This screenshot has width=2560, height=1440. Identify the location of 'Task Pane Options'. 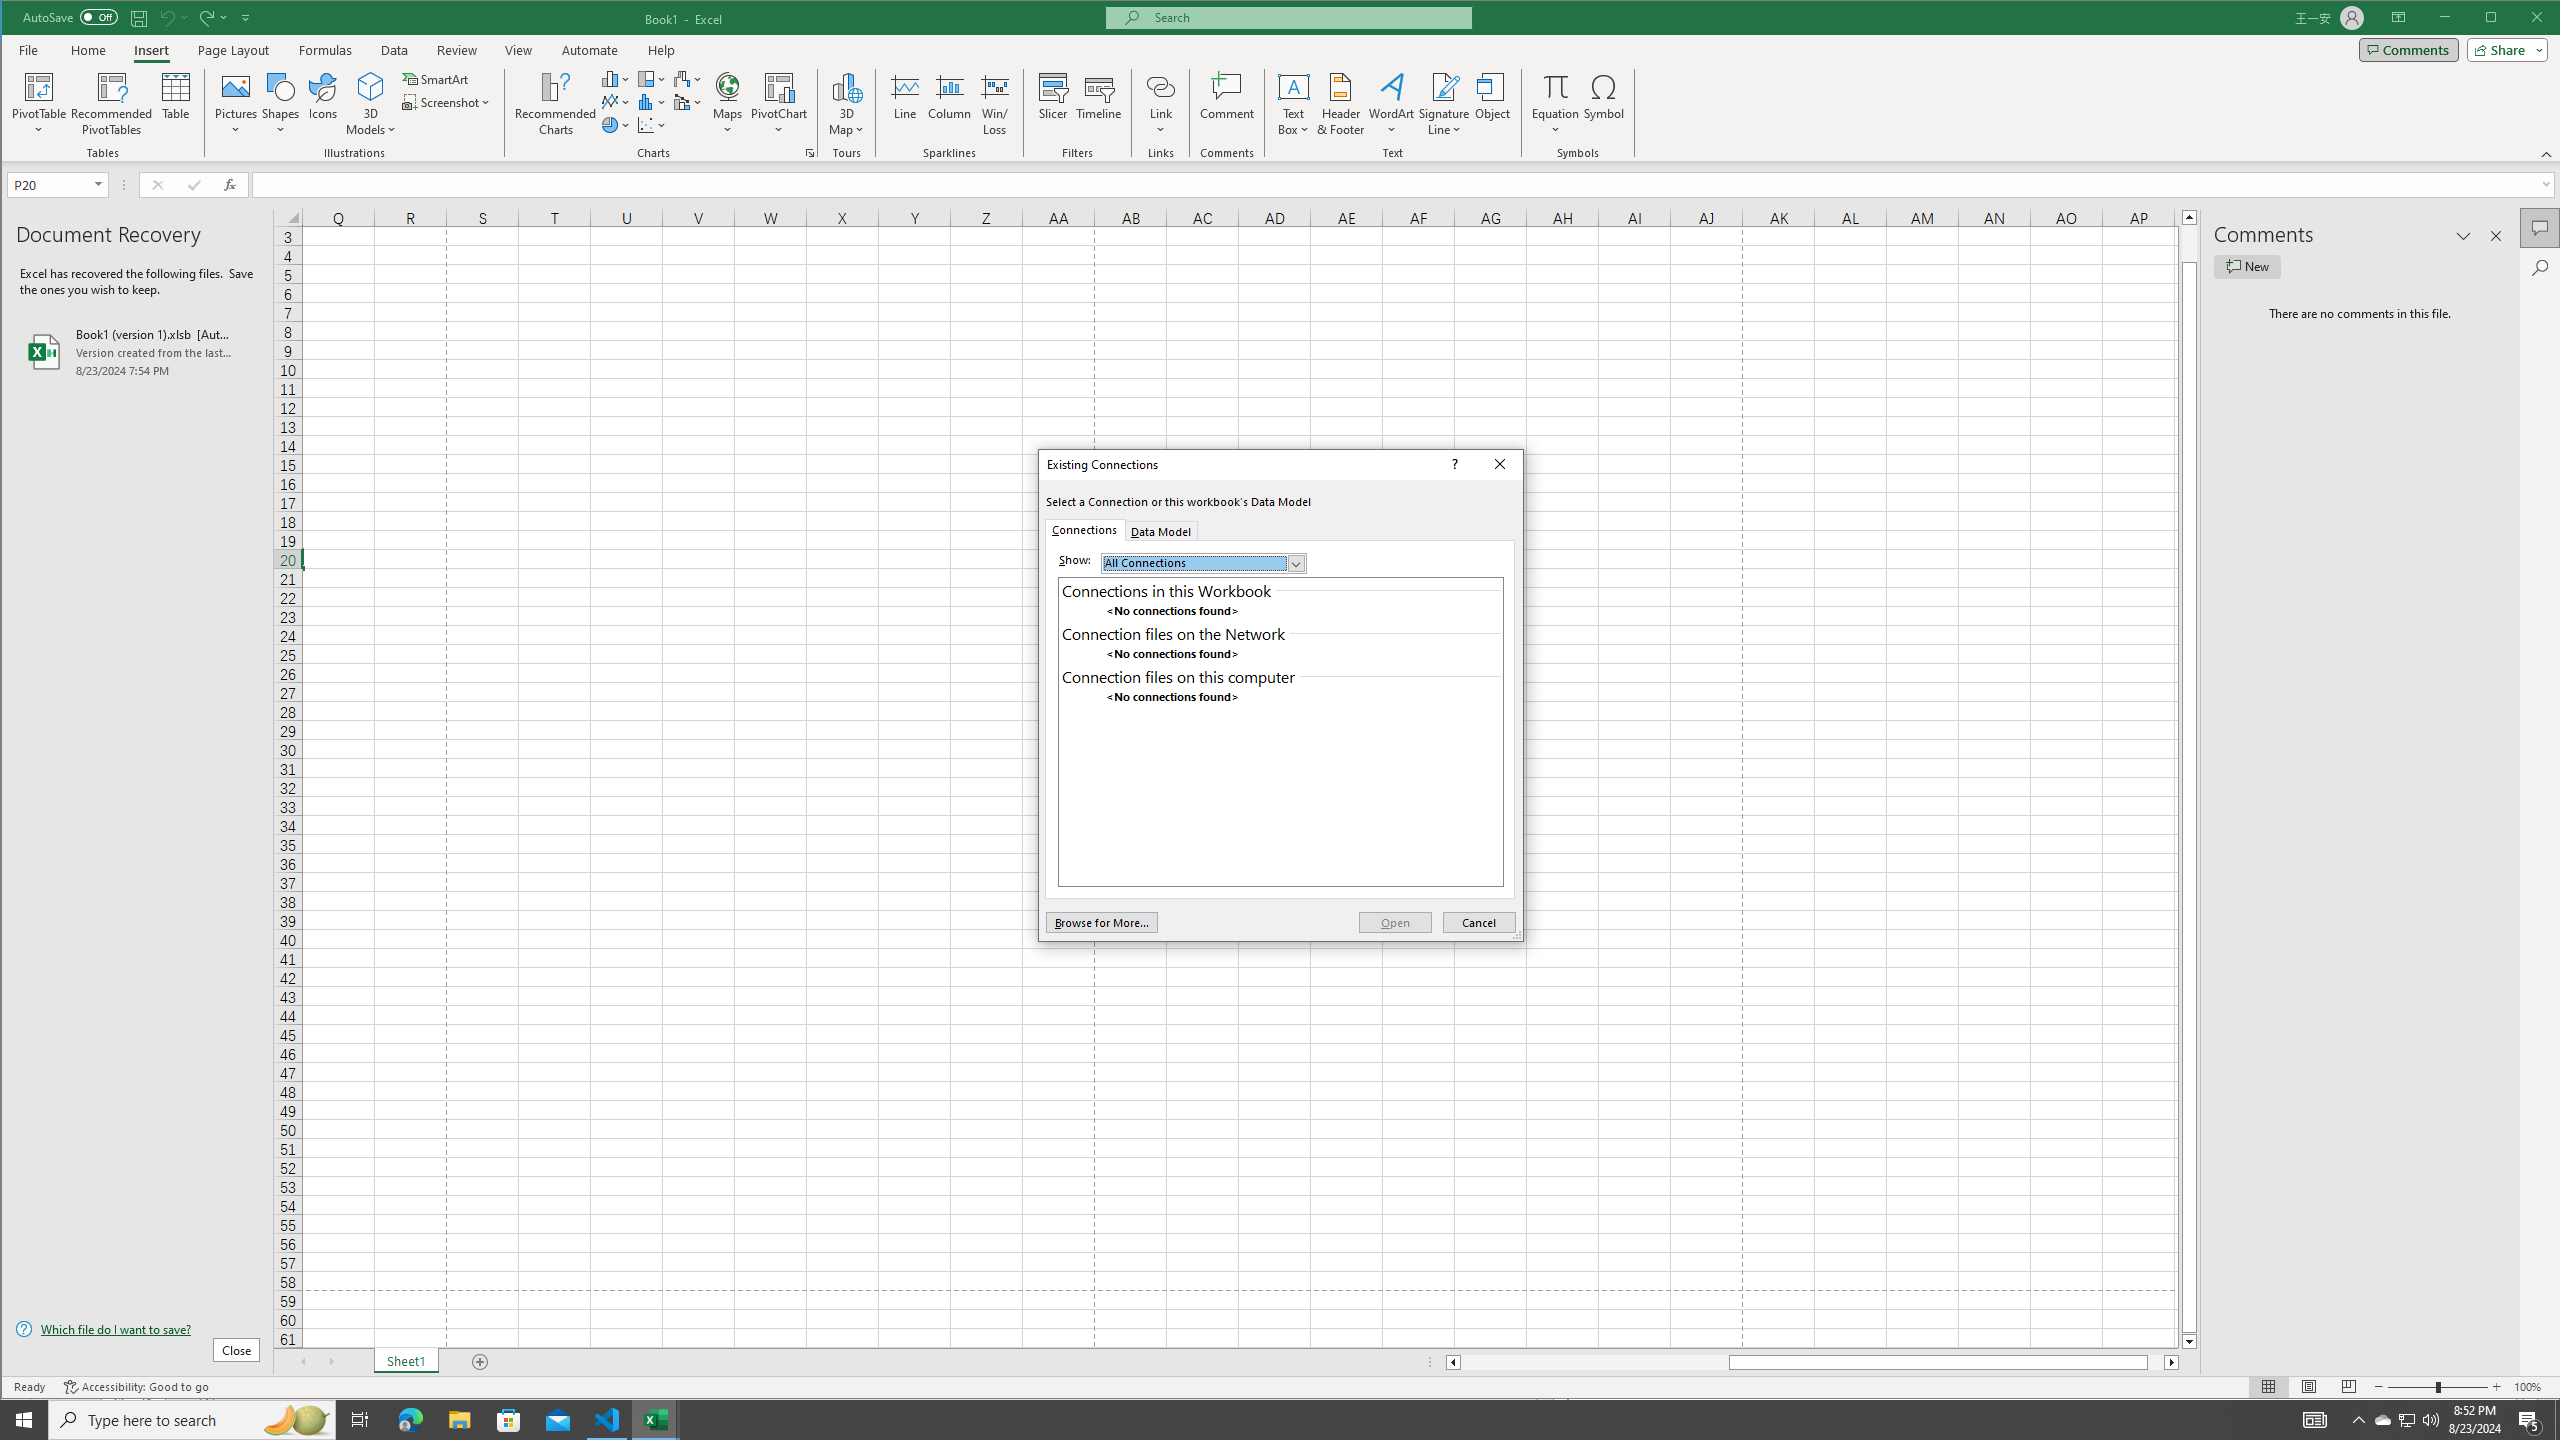
(2463, 235).